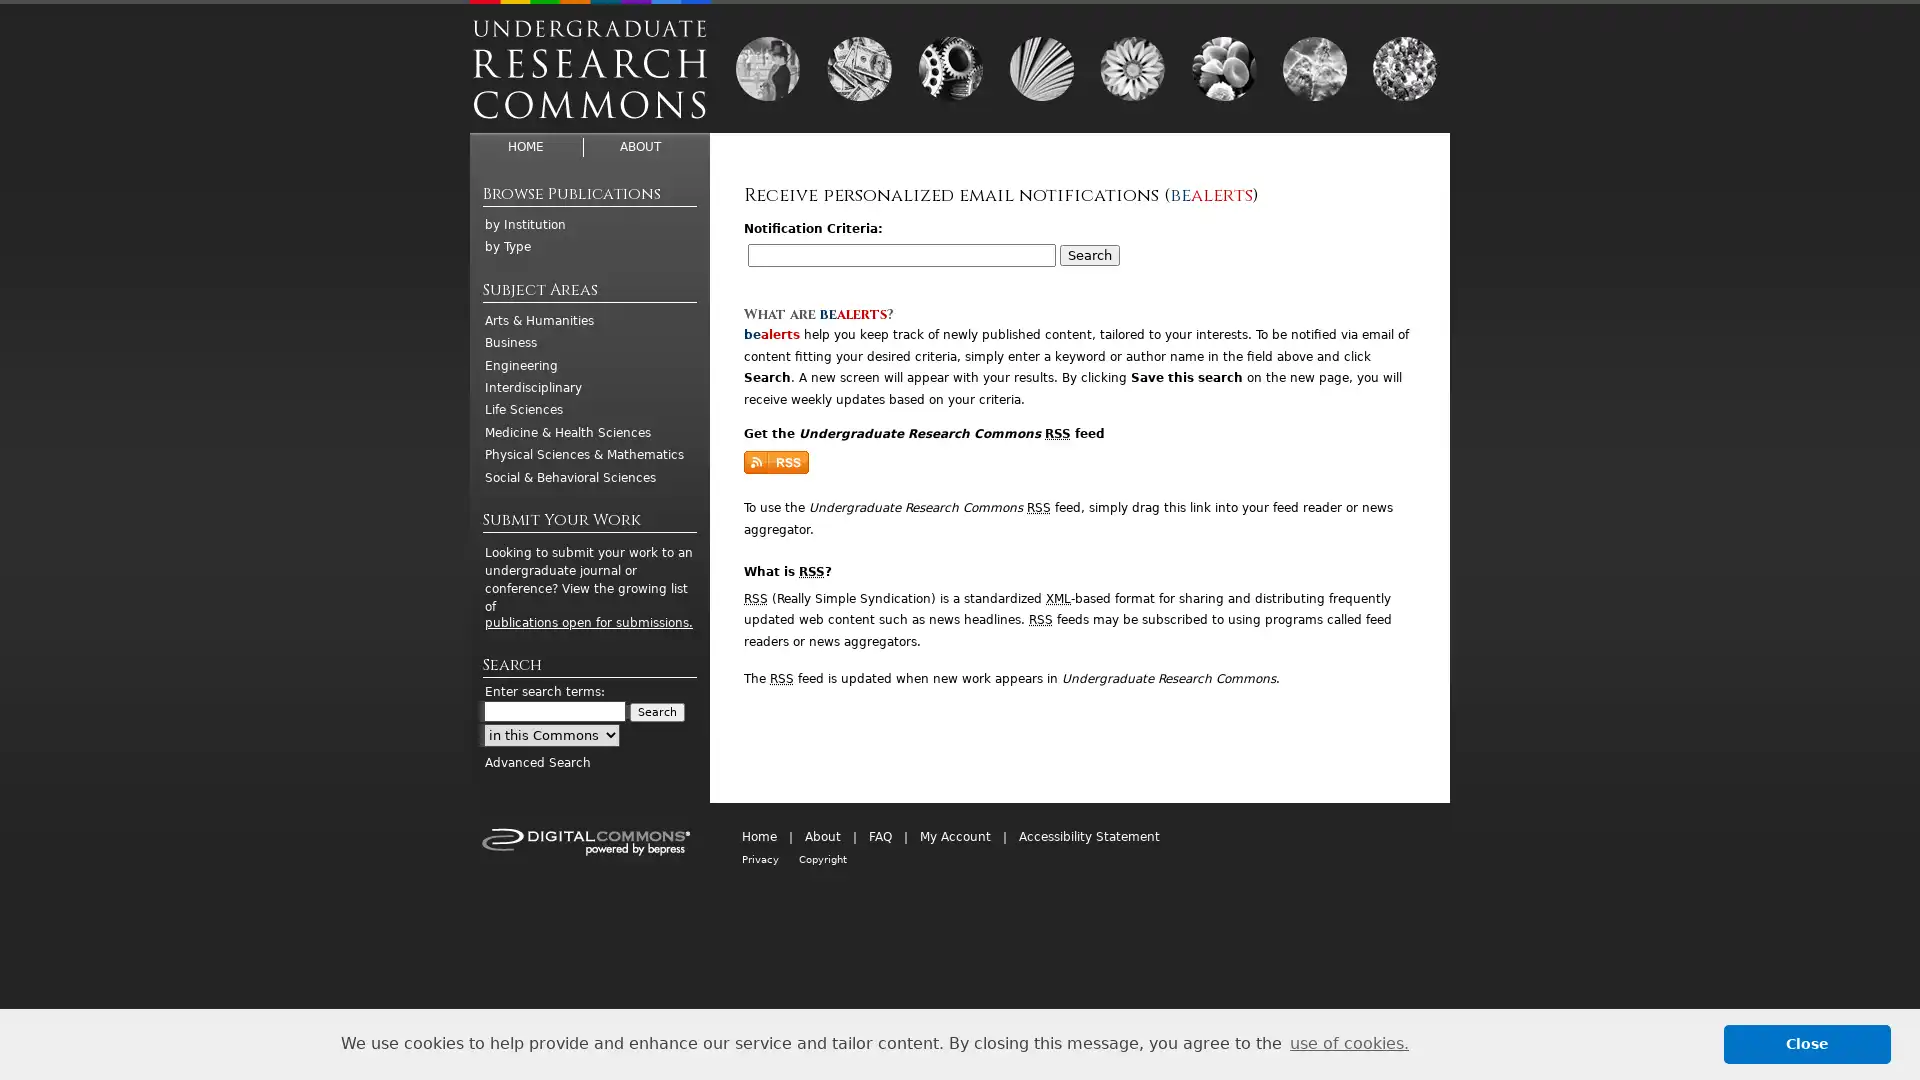 The image size is (1920, 1080). I want to click on Search, so click(1088, 254).